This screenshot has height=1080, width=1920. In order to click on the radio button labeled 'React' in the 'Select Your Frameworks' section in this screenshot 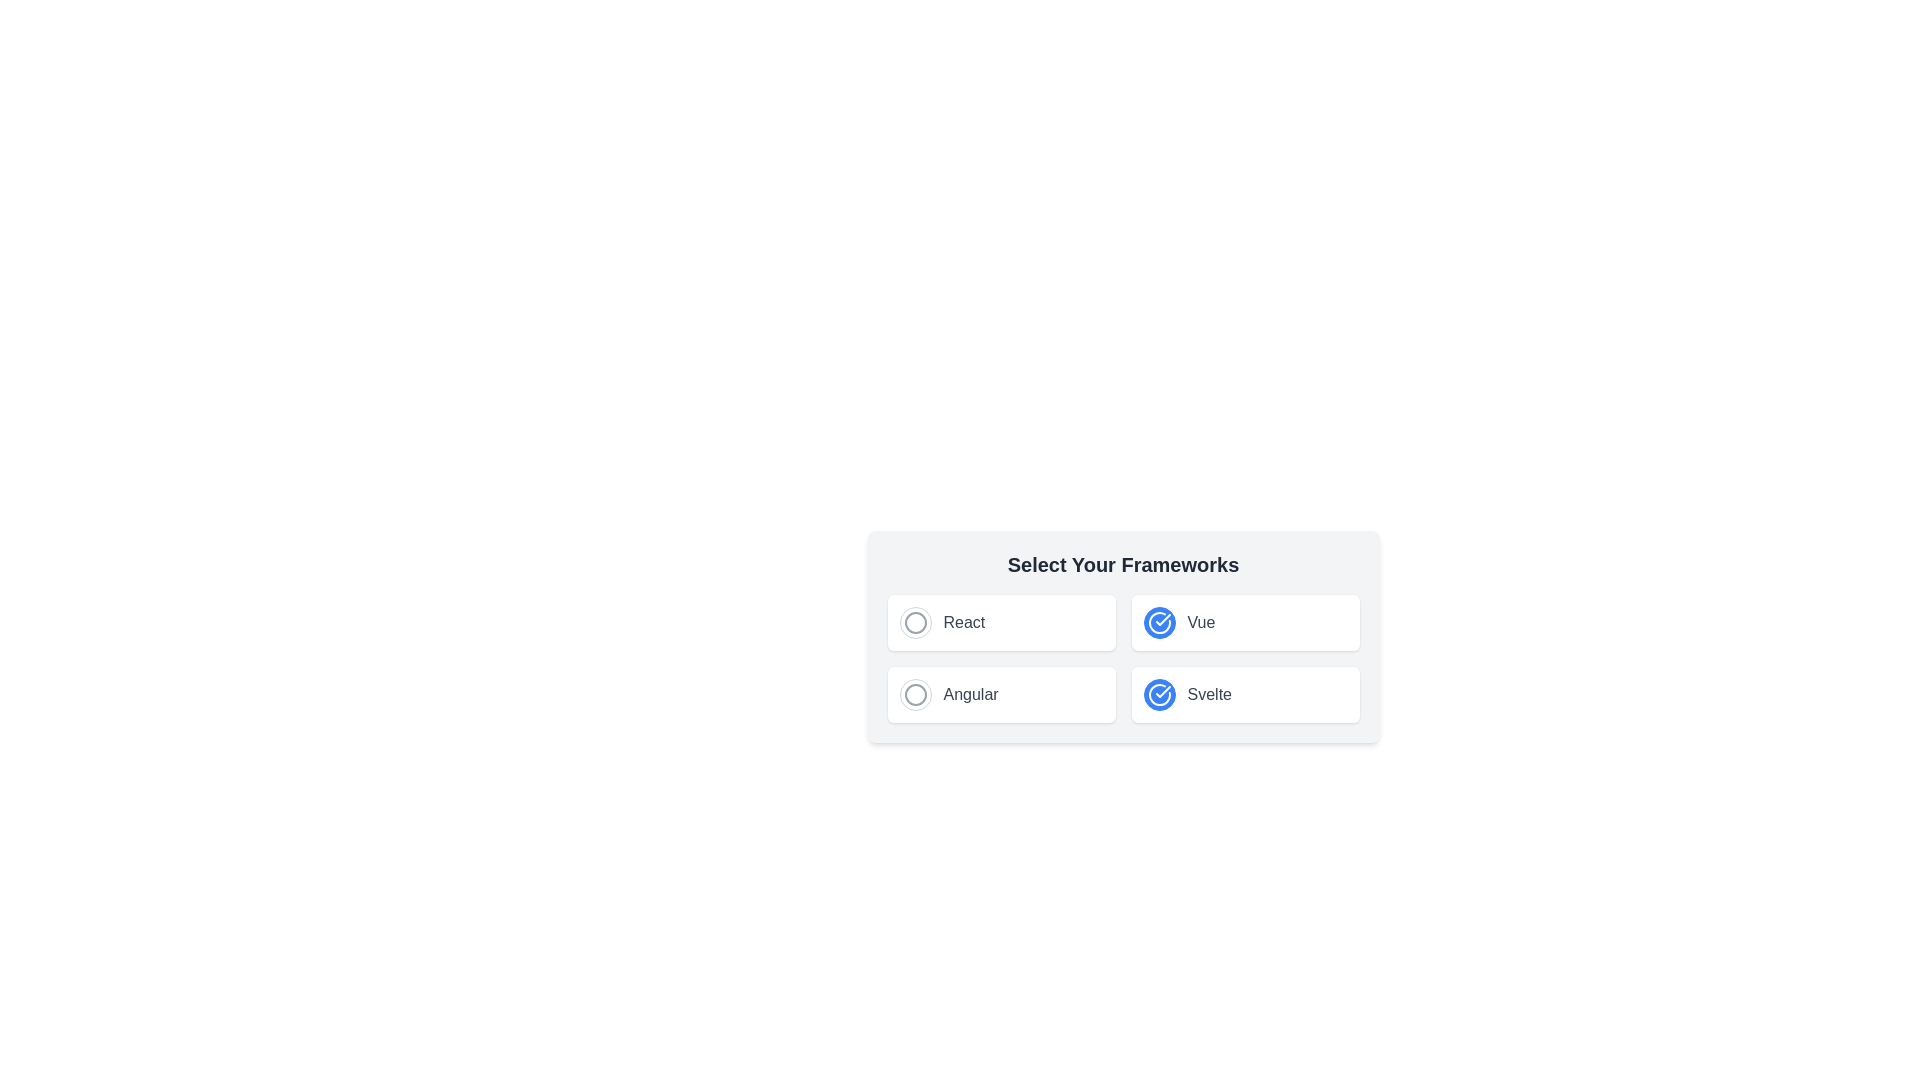, I will do `click(1001, 622)`.